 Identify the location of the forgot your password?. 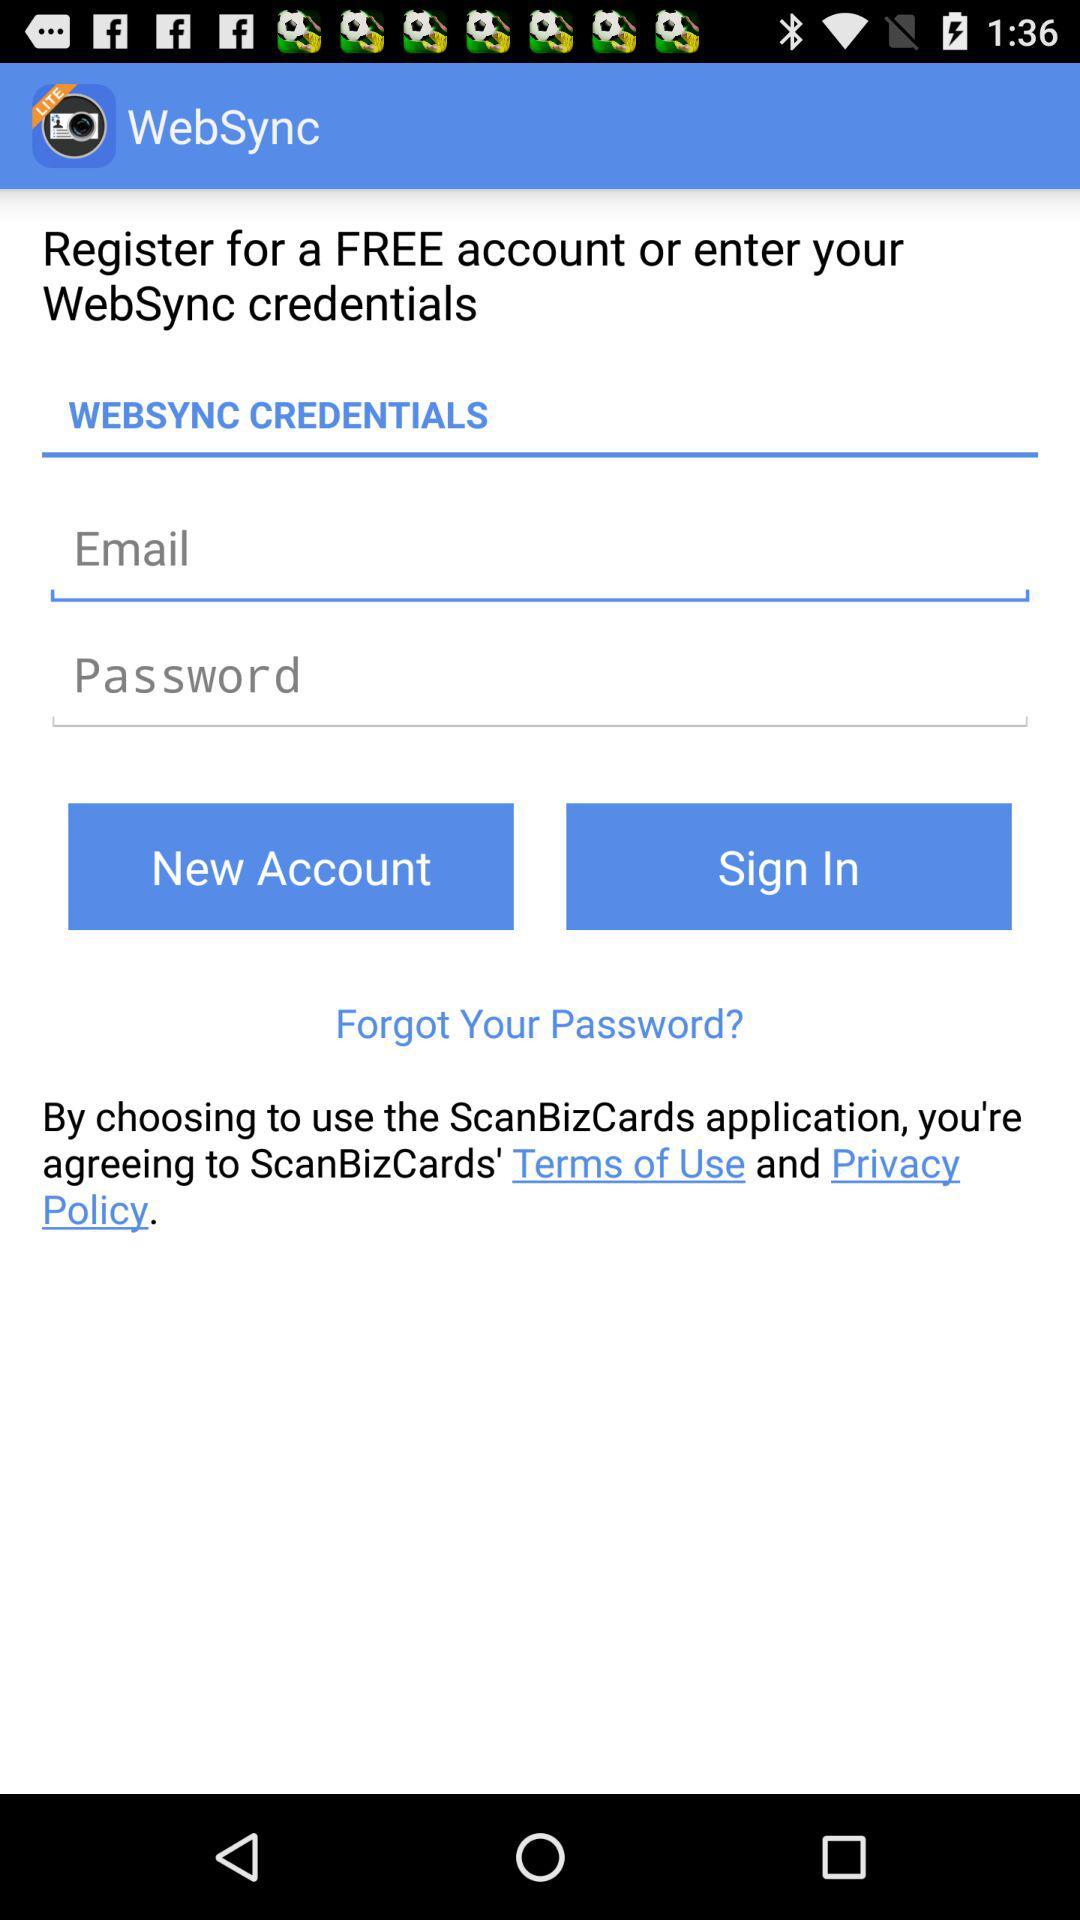
(538, 1022).